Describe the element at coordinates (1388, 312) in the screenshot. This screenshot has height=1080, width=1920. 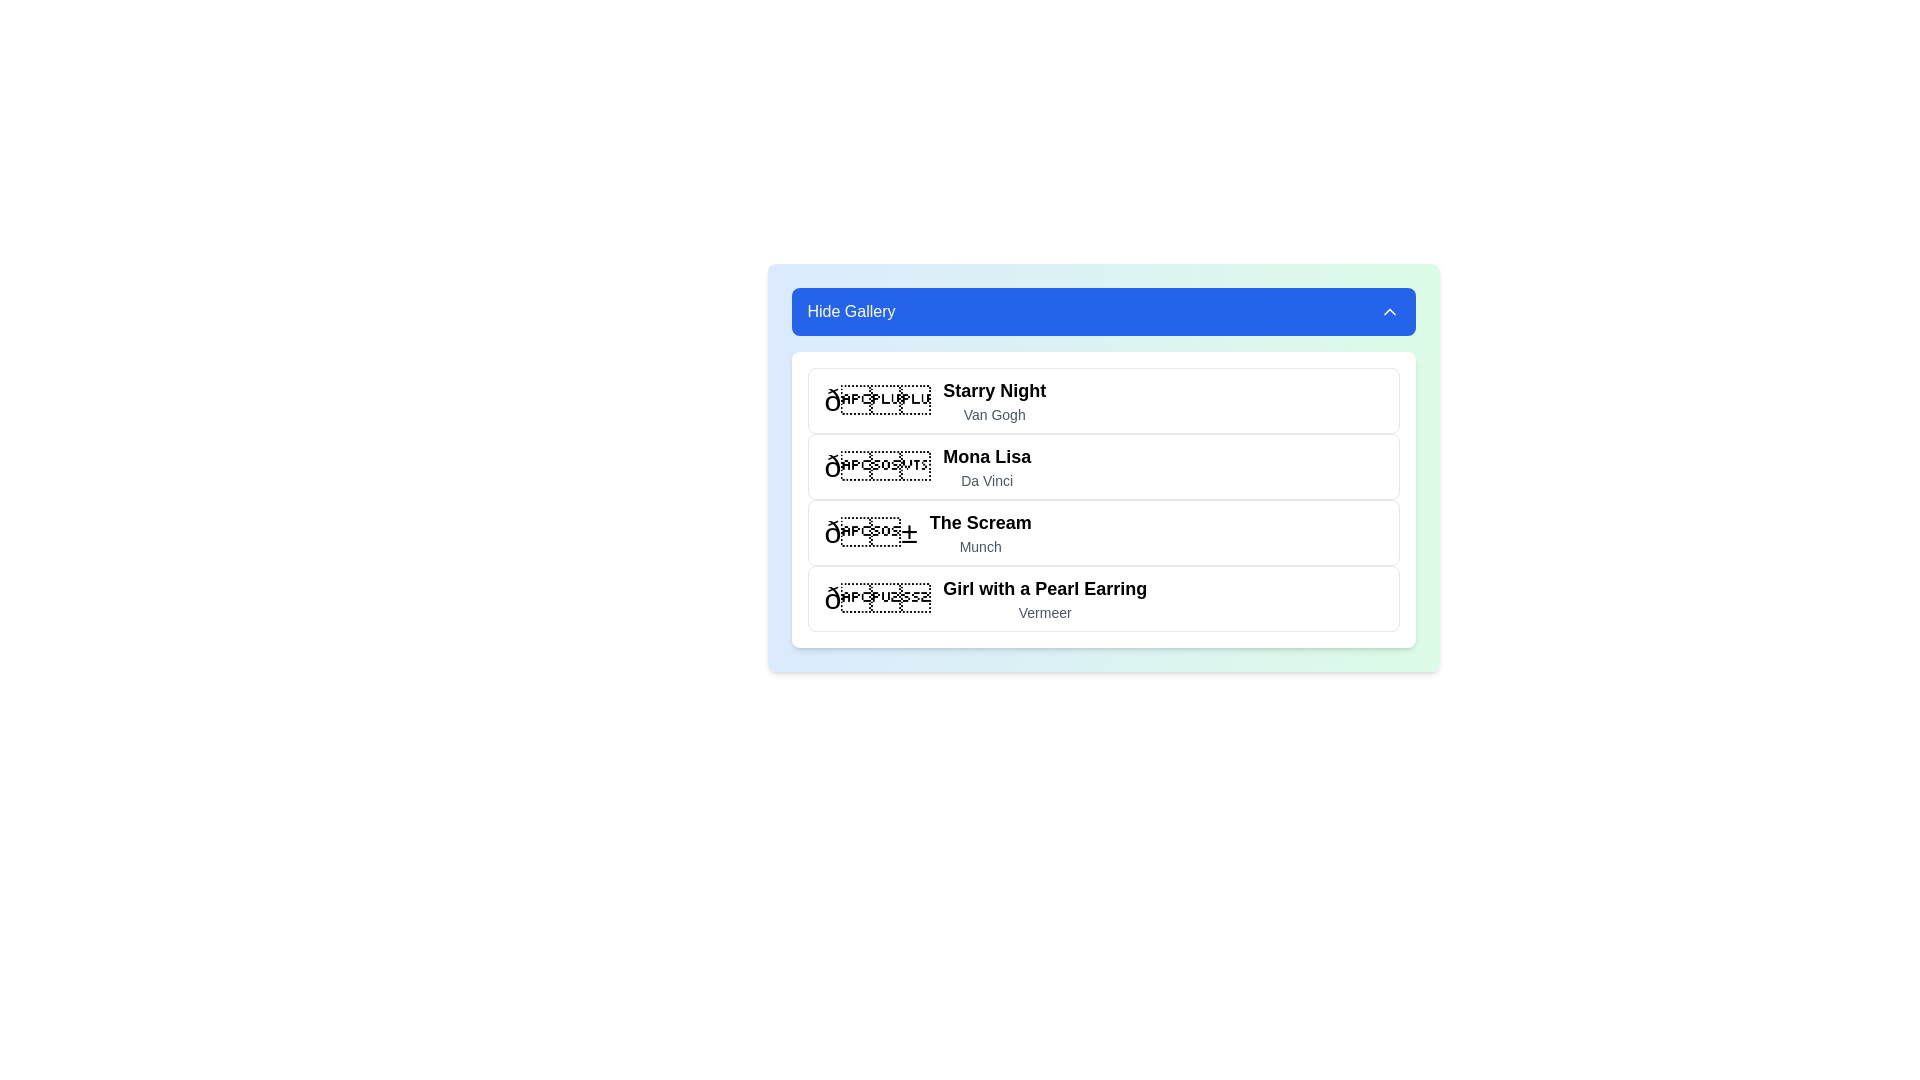
I see `the upward-pointing chevron icon located in the top right corner of the blue bar labeled 'Hide Gallery'` at that location.